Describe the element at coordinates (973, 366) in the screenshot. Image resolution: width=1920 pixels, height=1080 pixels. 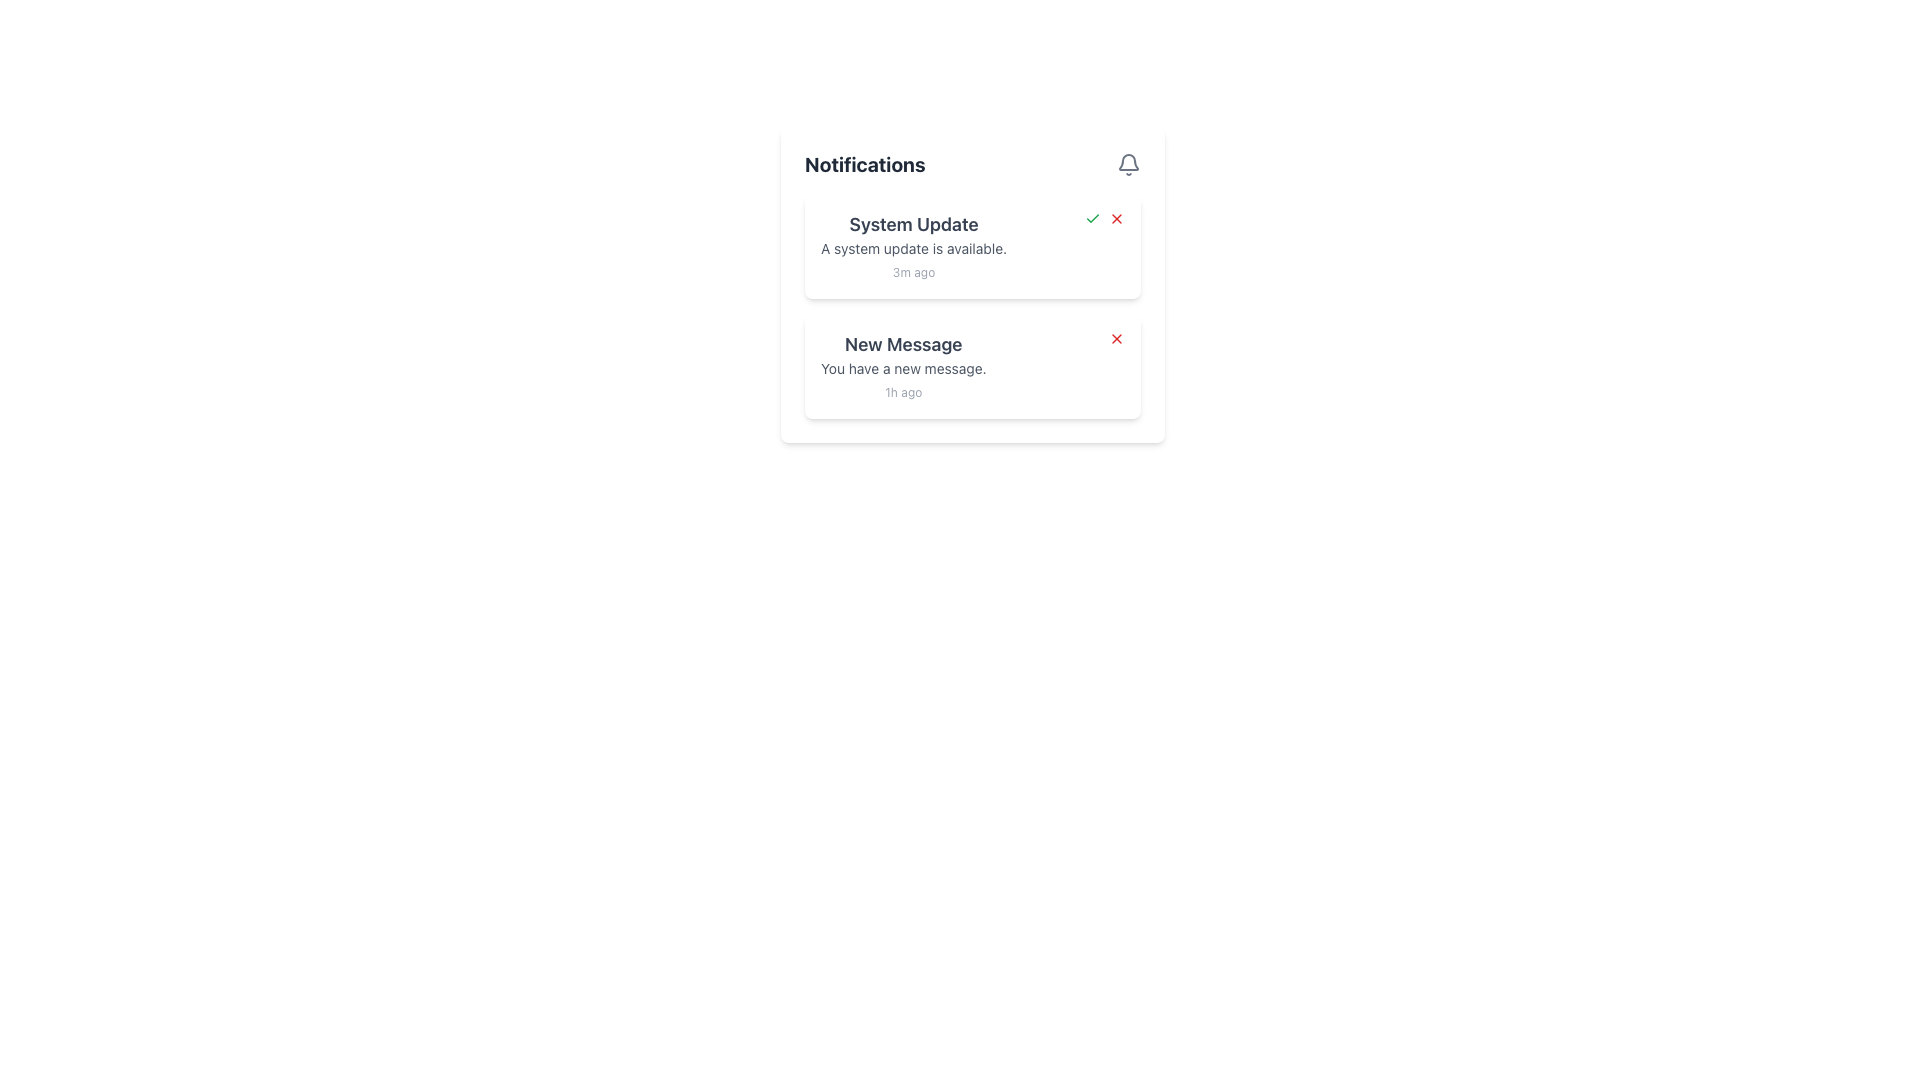
I see `the notification card that summarizes a new message, located as the second card in the Notifications list` at that location.